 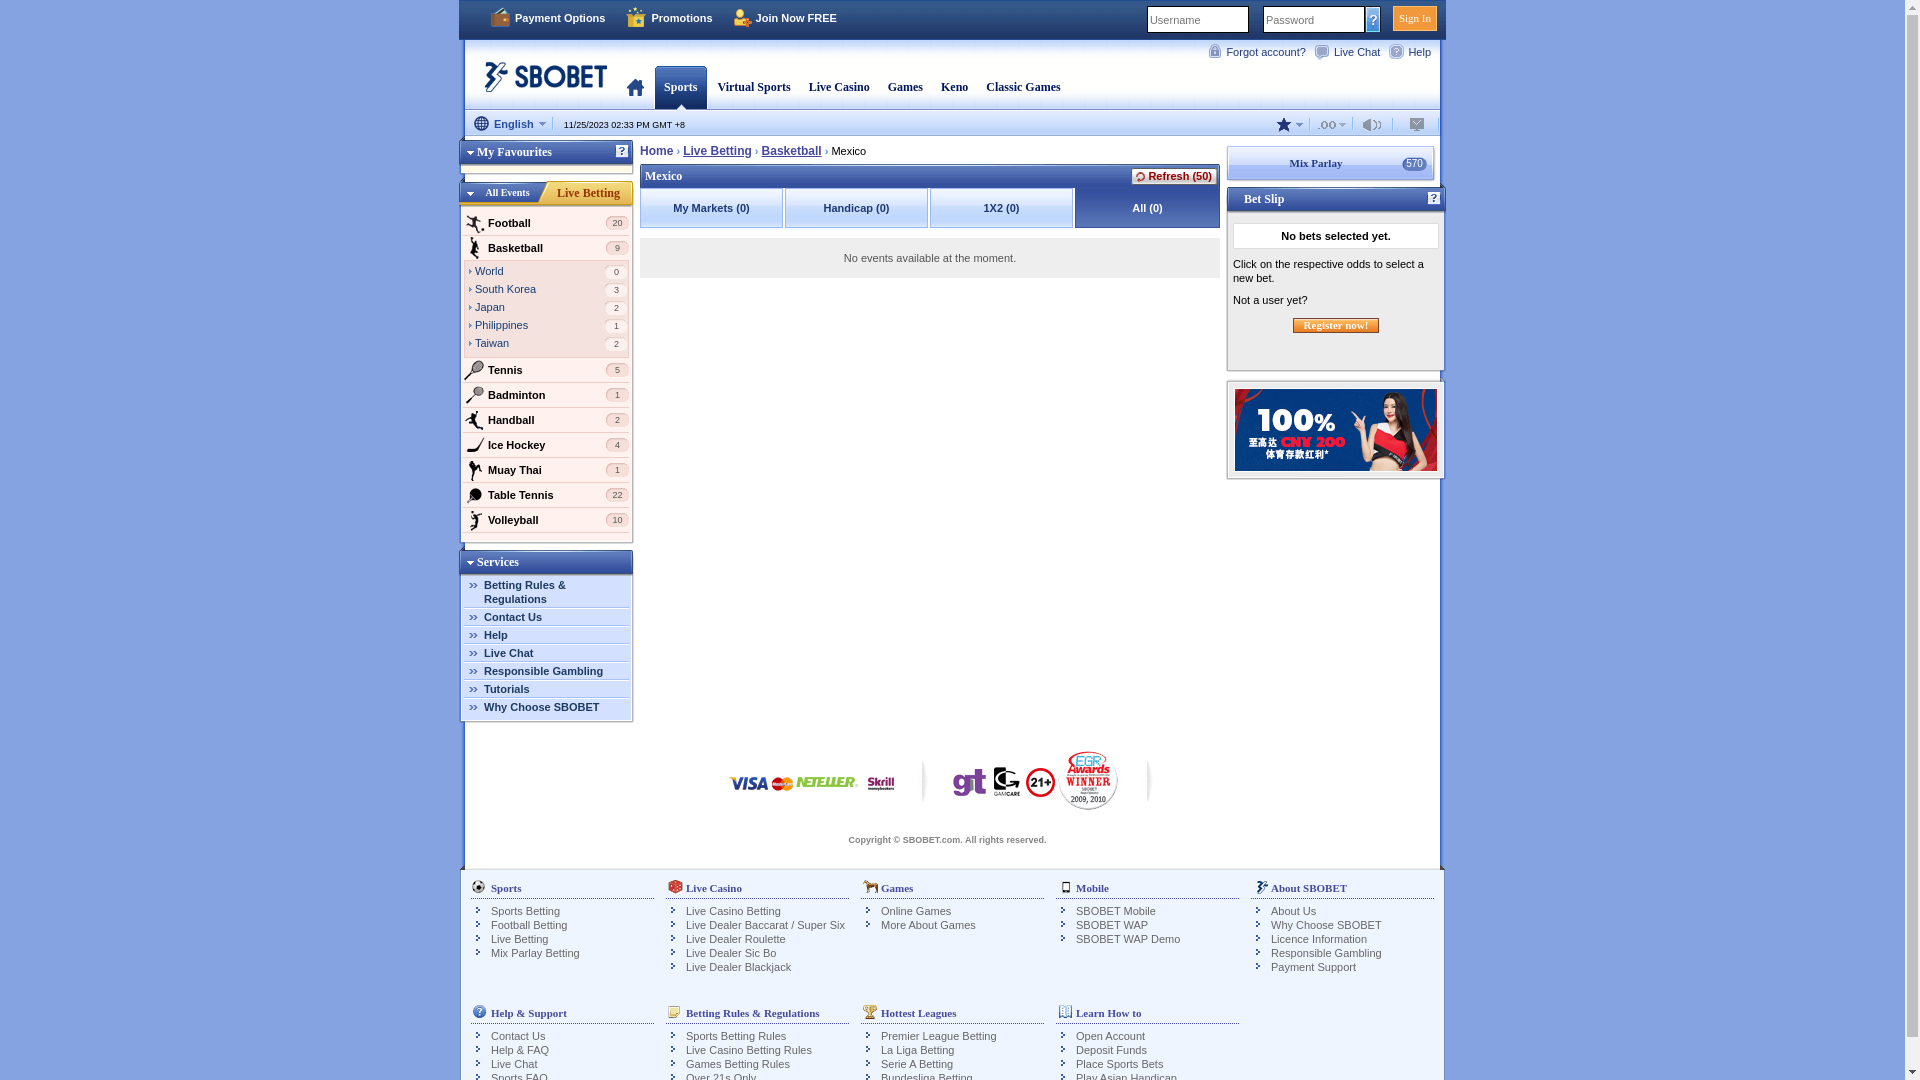 I want to click on 'Muay Thai, so click(x=546, y=470).